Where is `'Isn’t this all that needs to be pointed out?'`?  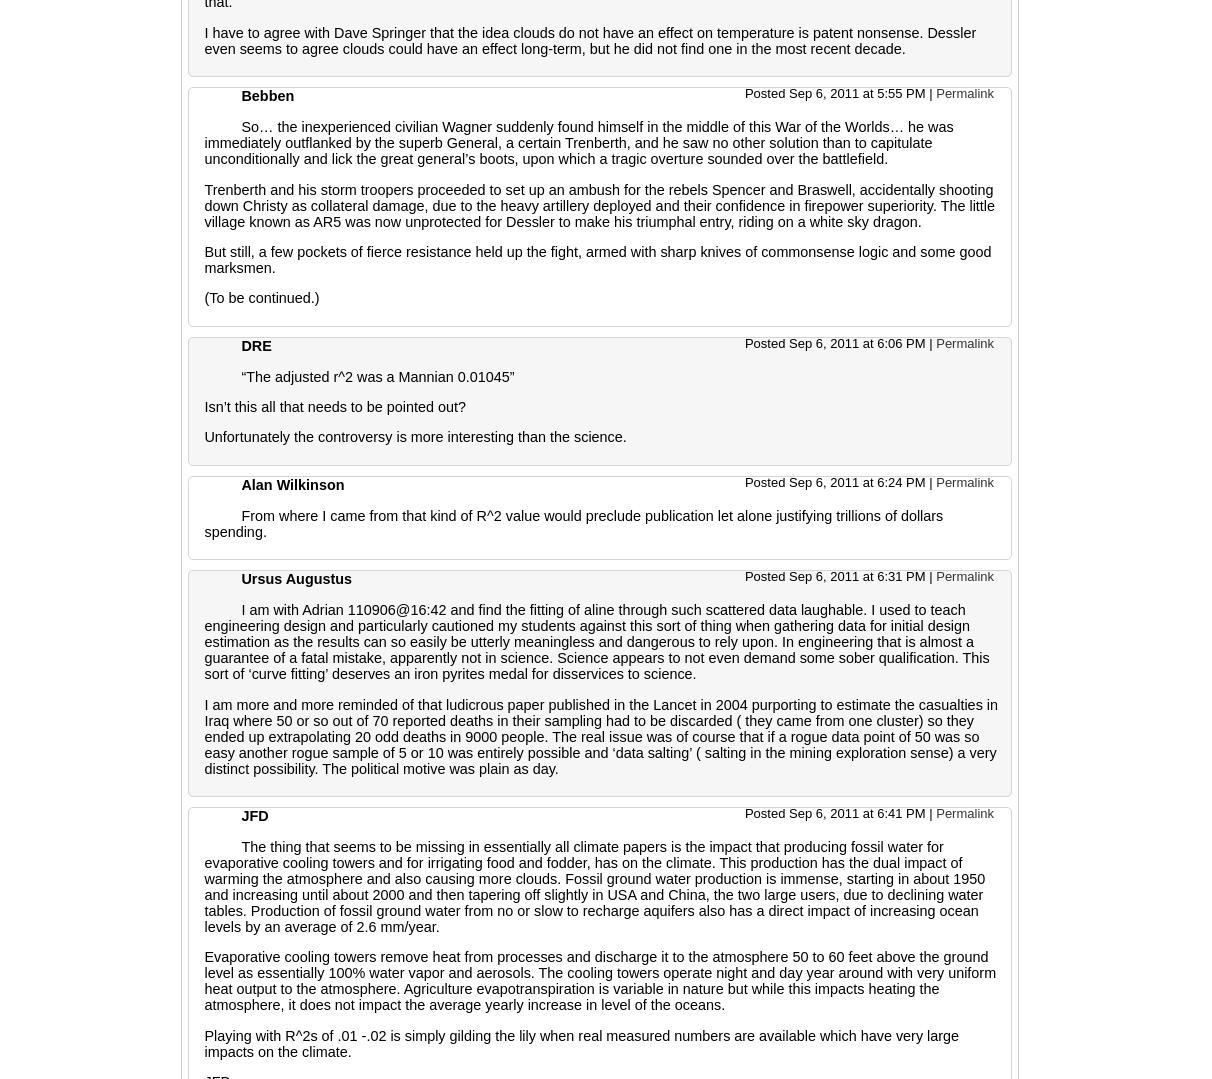
'Isn’t this all that needs to be pointed out?' is located at coordinates (333, 405).